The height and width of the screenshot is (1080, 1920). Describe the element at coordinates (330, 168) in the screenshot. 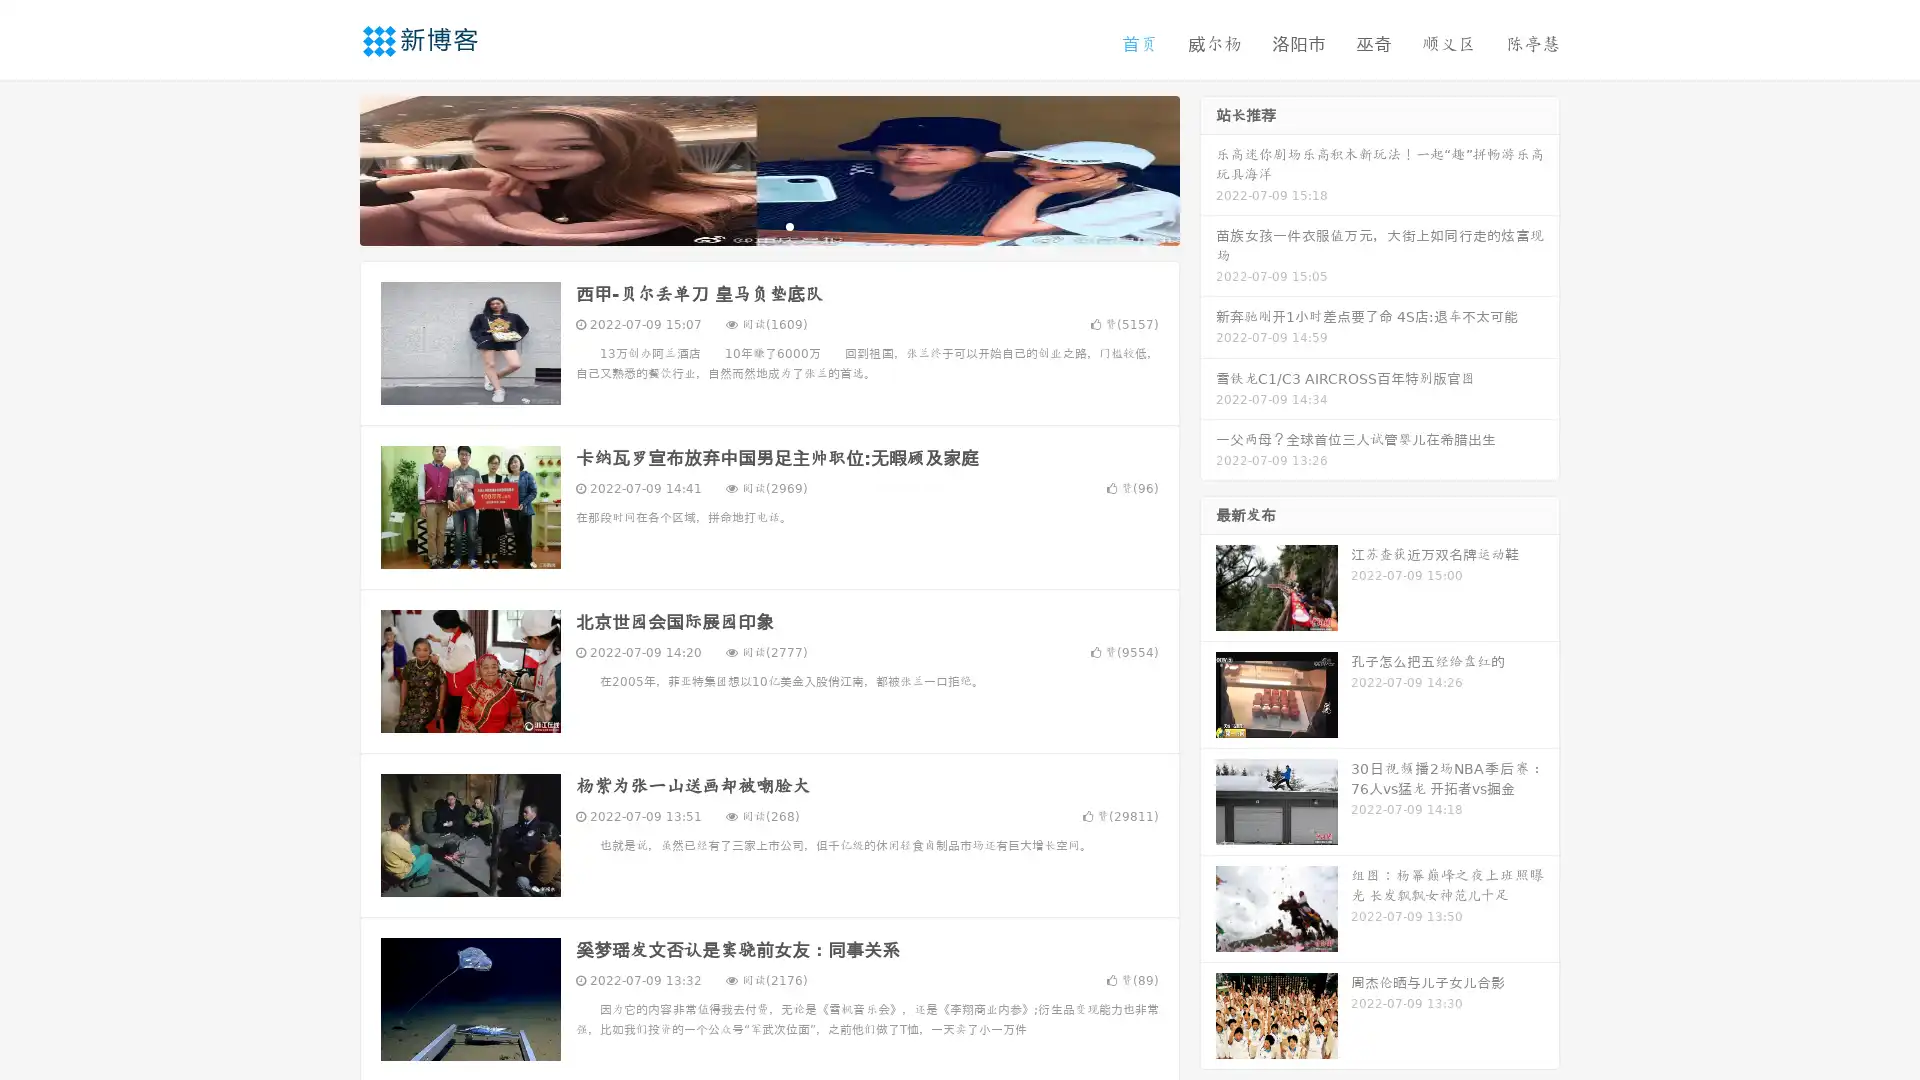

I see `Previous slide` at that location.